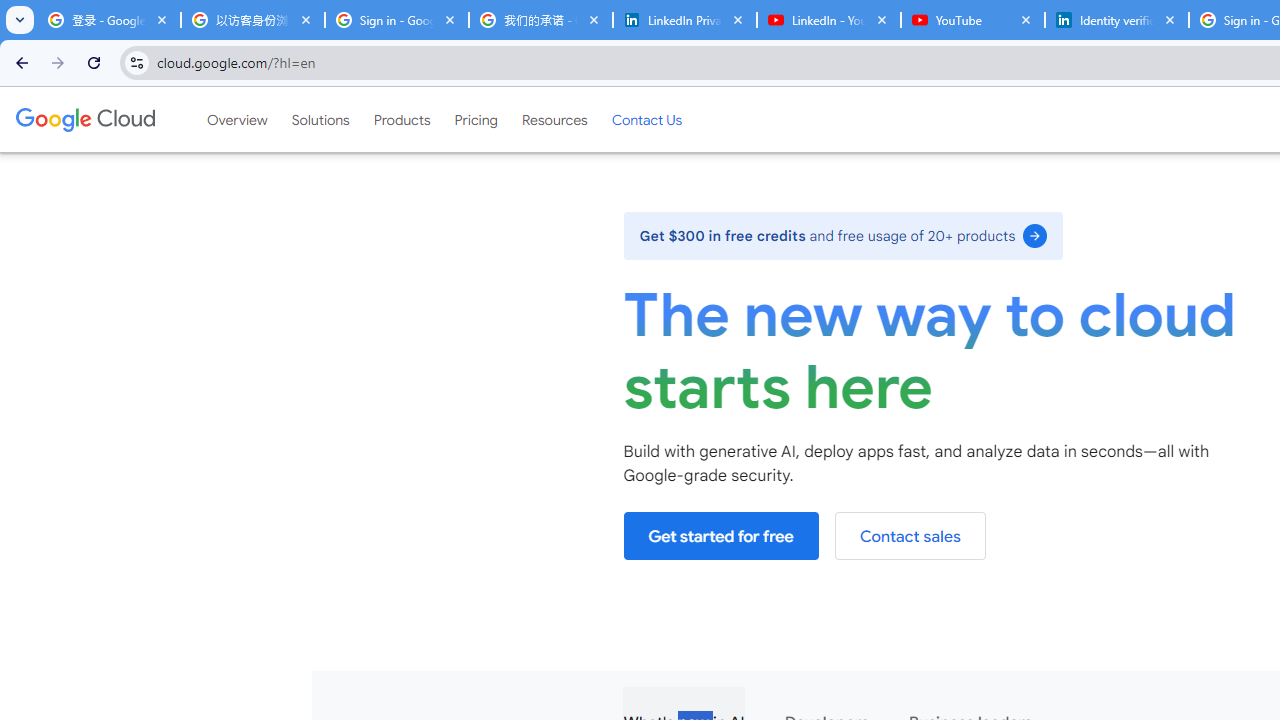  I want to click on 'Sign in - Google Accounts', so click(396, 20).